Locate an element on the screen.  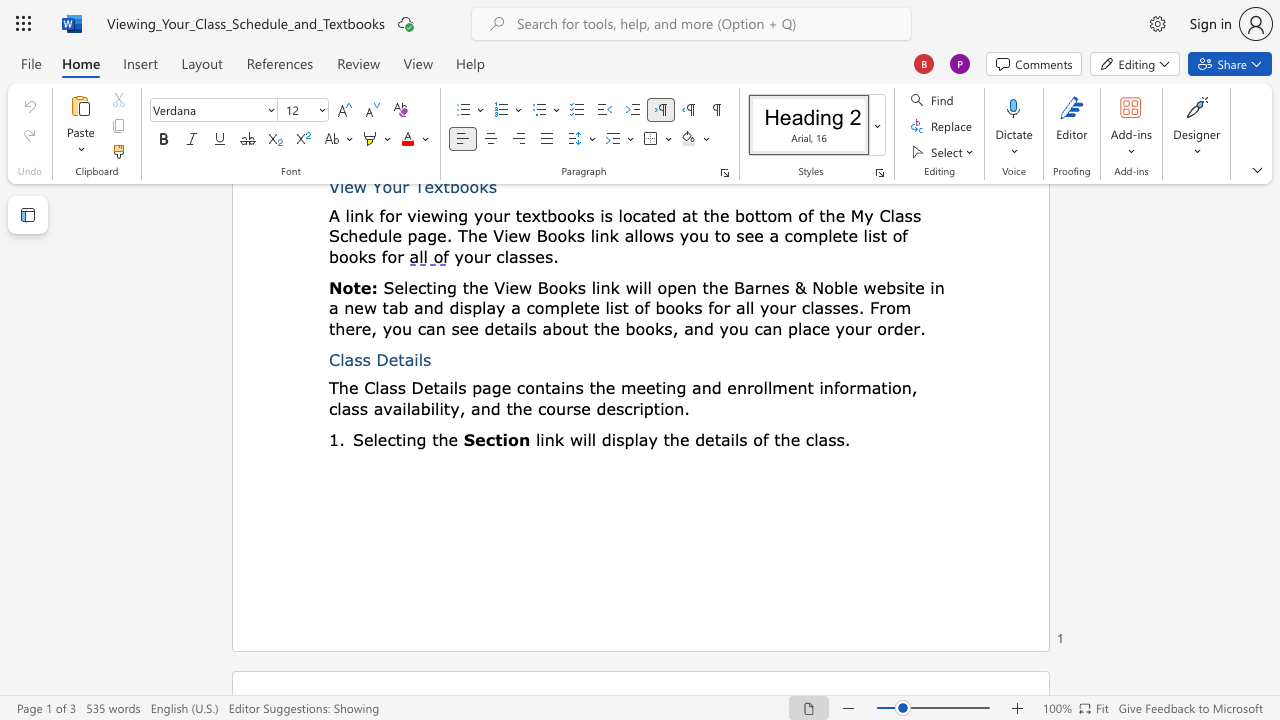
the 1th character "k" in the text is located at coordinates (559, 438).